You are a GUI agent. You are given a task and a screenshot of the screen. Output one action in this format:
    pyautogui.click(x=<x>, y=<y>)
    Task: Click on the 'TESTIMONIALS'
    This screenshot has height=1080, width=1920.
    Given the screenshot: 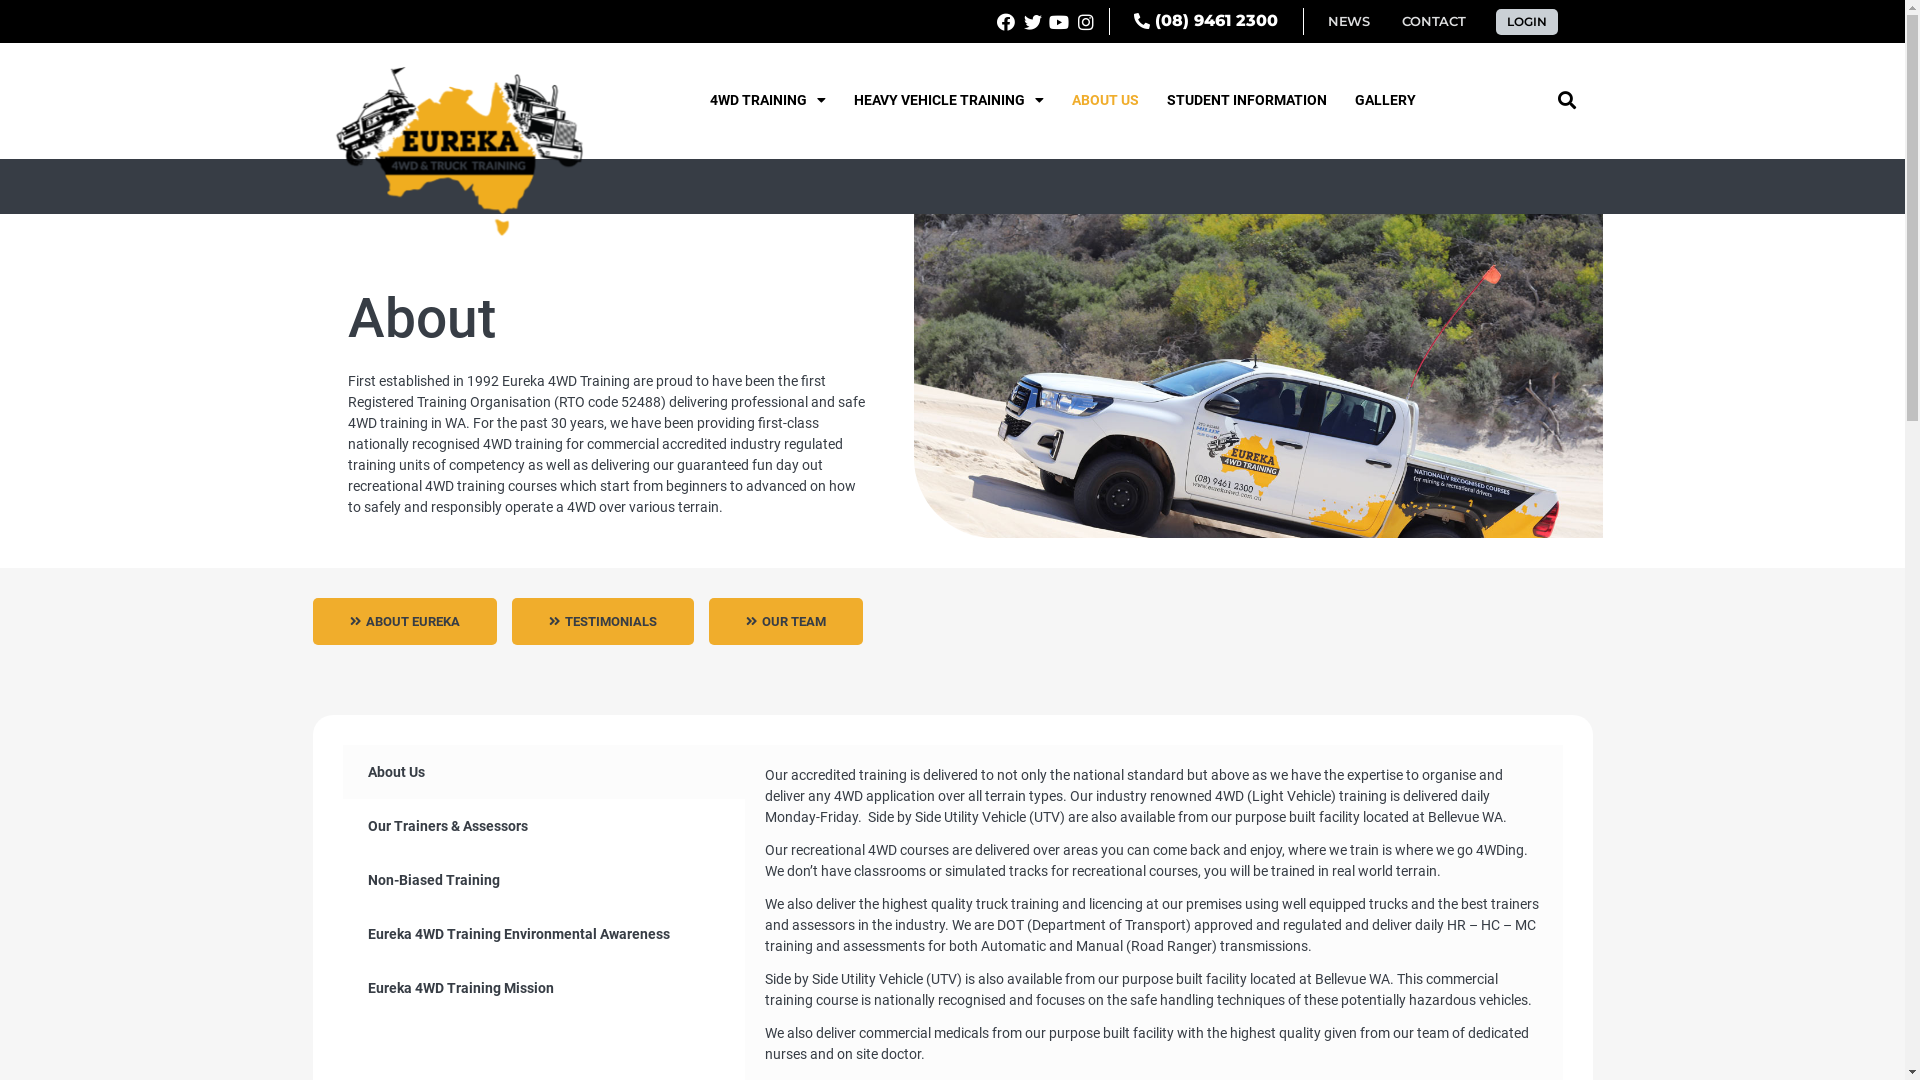 What is the action you would take?
    pyautogui.click(x=602, y=620)
    